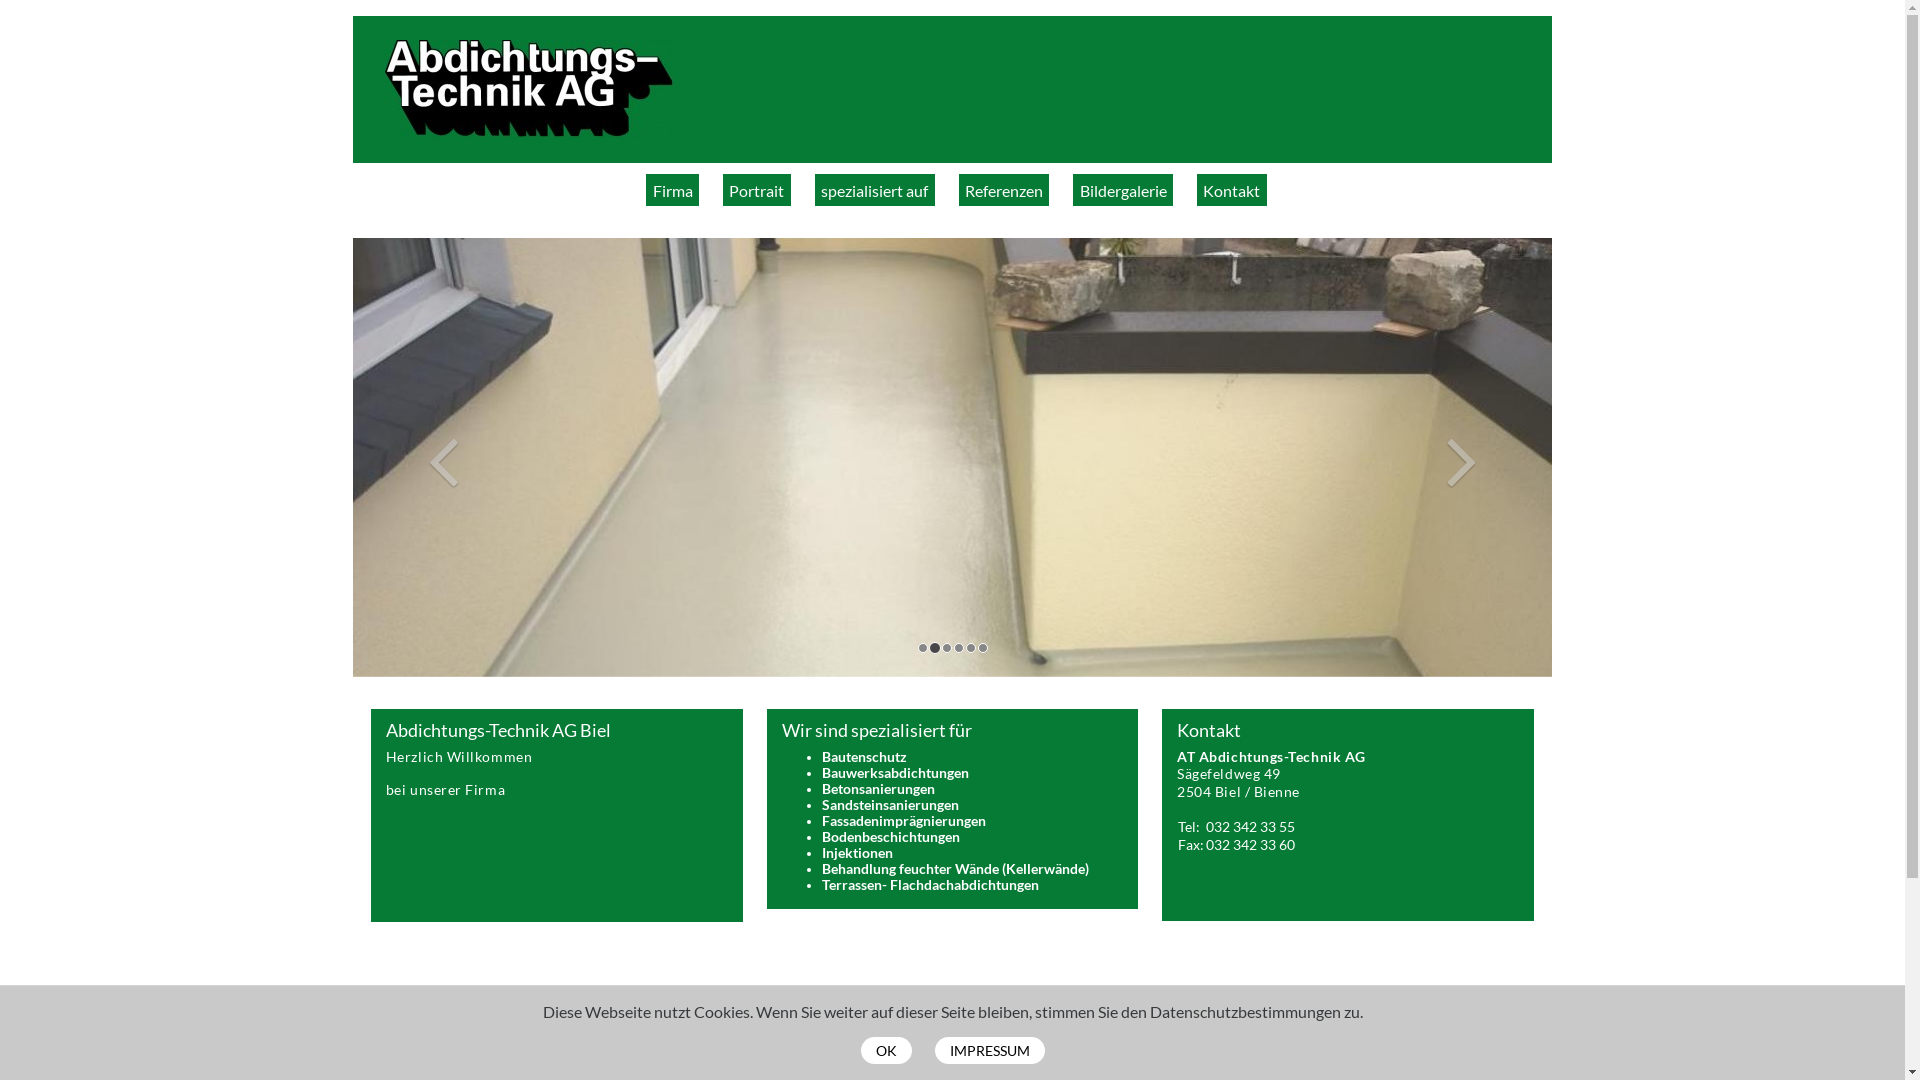 The height and width of the screenshot is (1080, 1920). Describe the element at coordinates (1123, 189) in the screenshot. I see `'Bildergalerie'` at that location.